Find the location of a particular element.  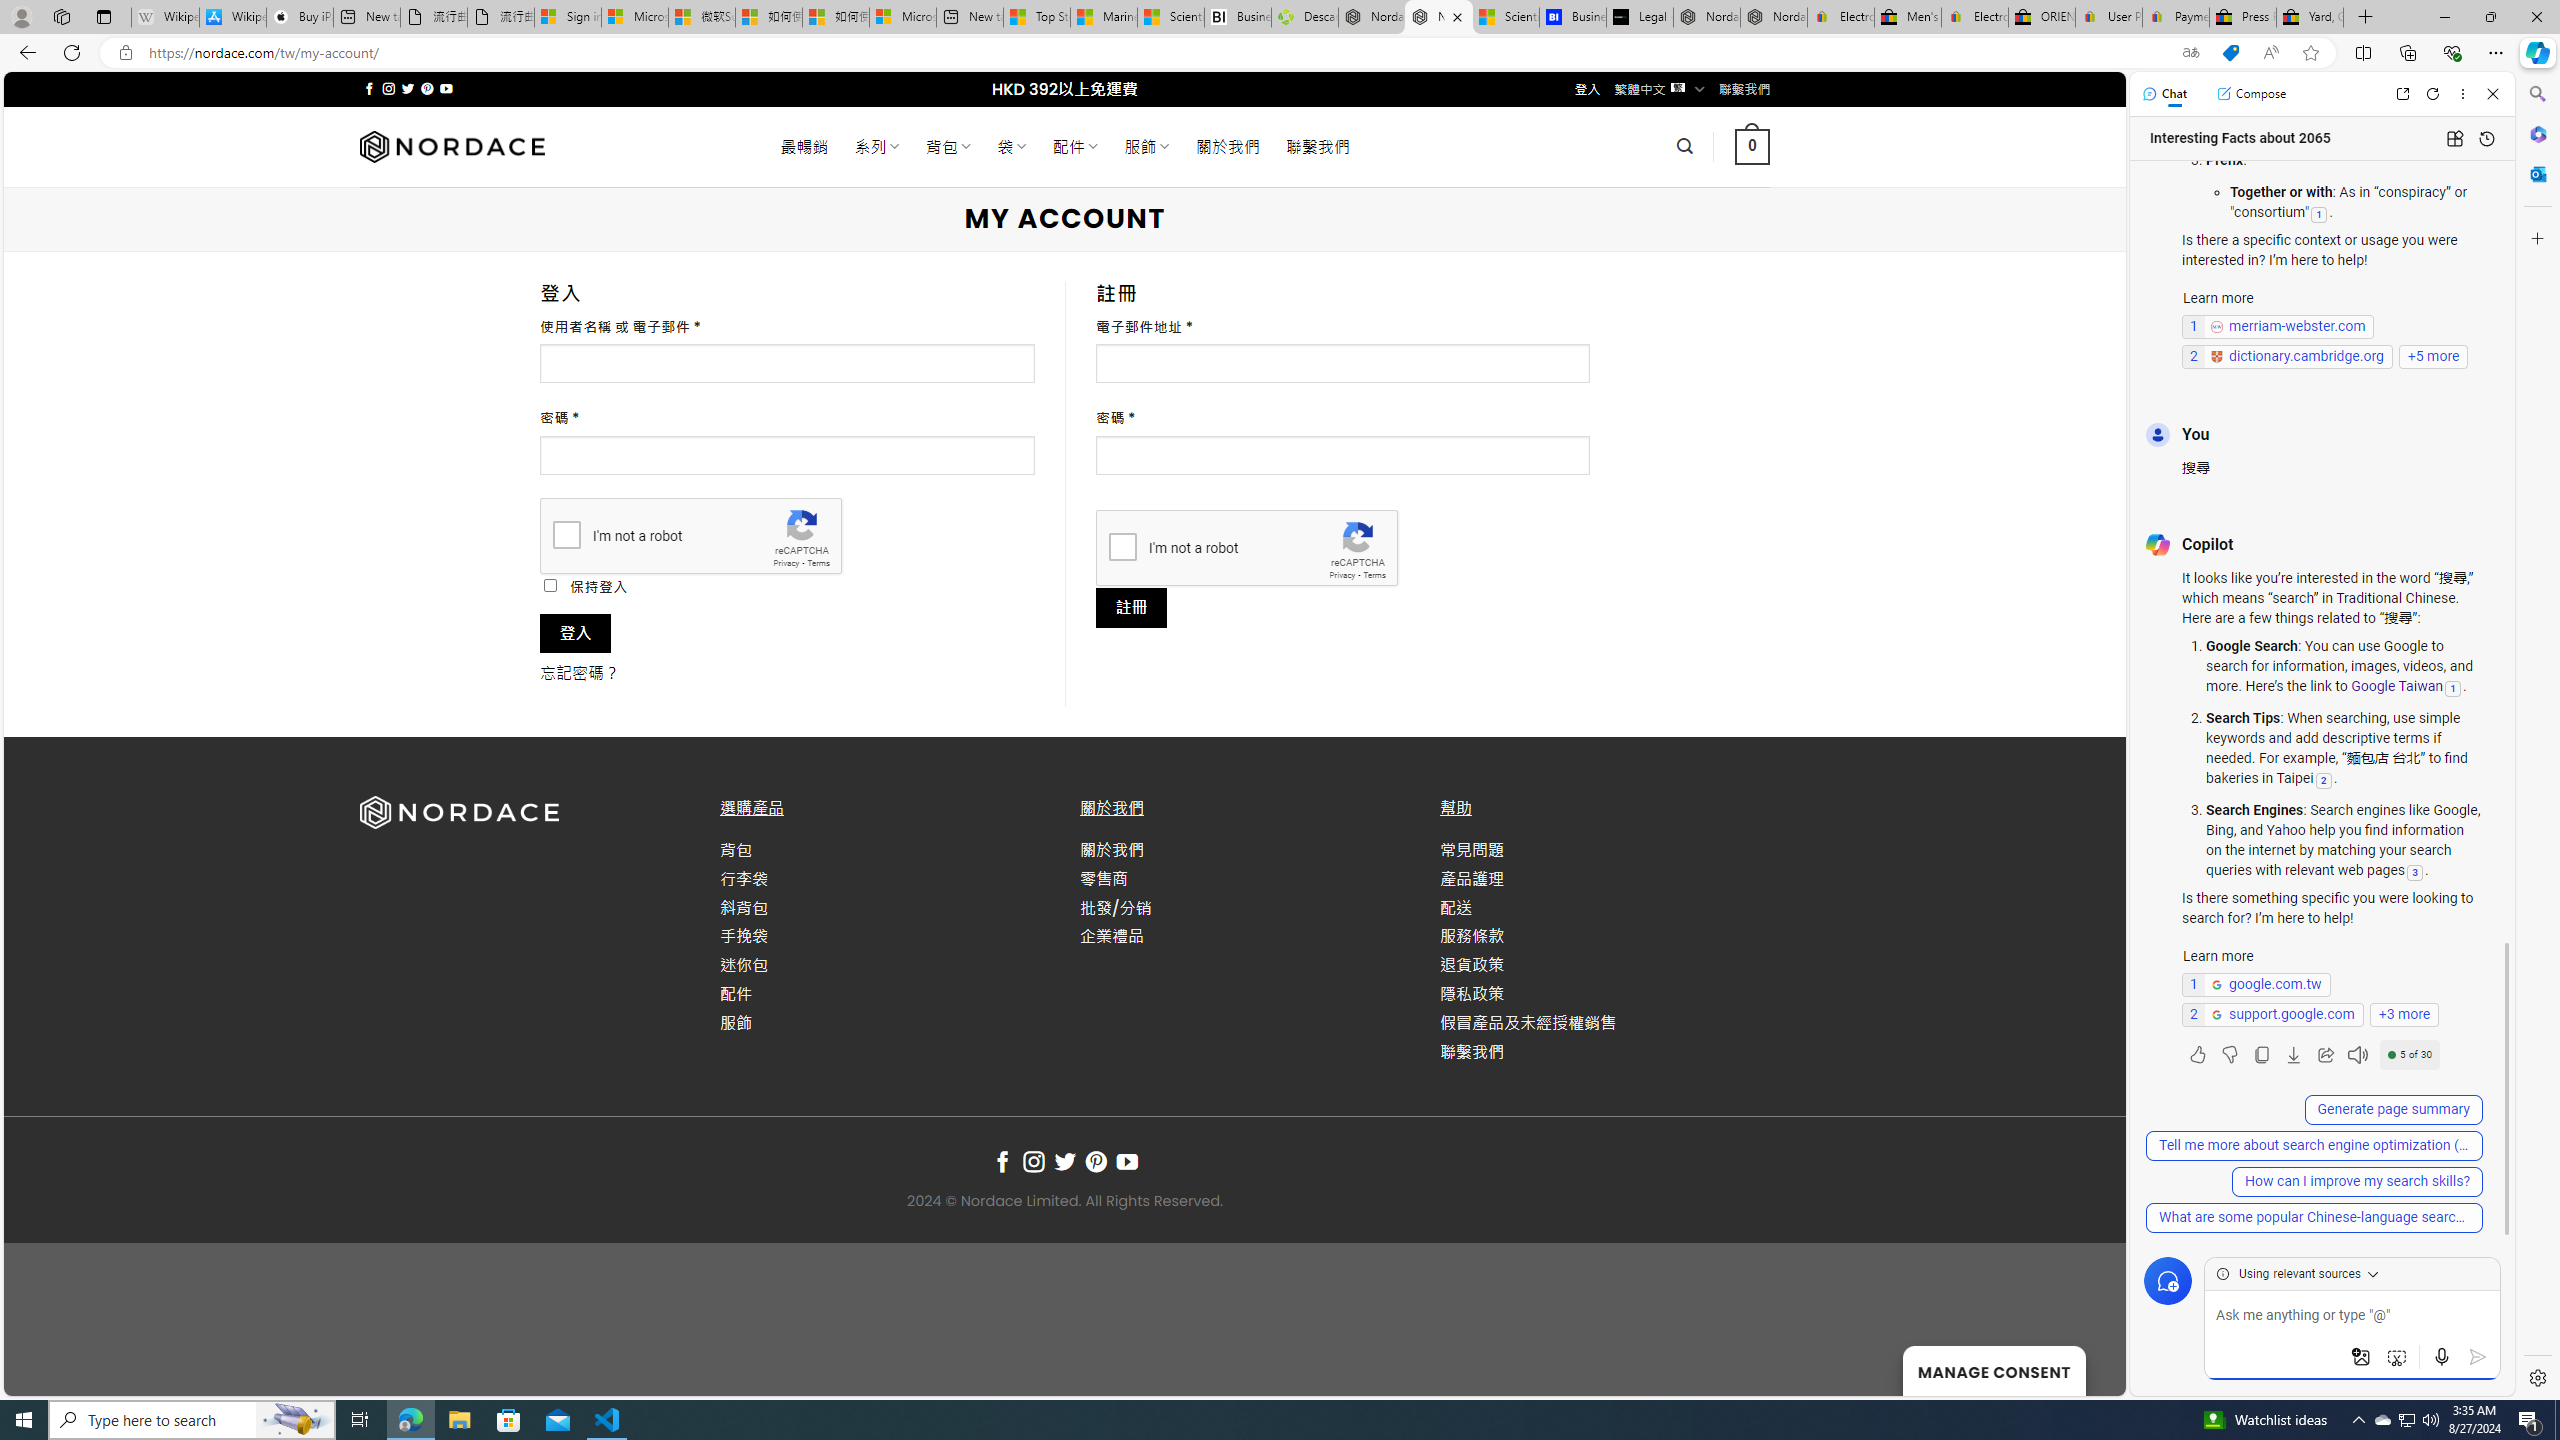

'Nordace - My Account' is located at coordinates (1439, 16).